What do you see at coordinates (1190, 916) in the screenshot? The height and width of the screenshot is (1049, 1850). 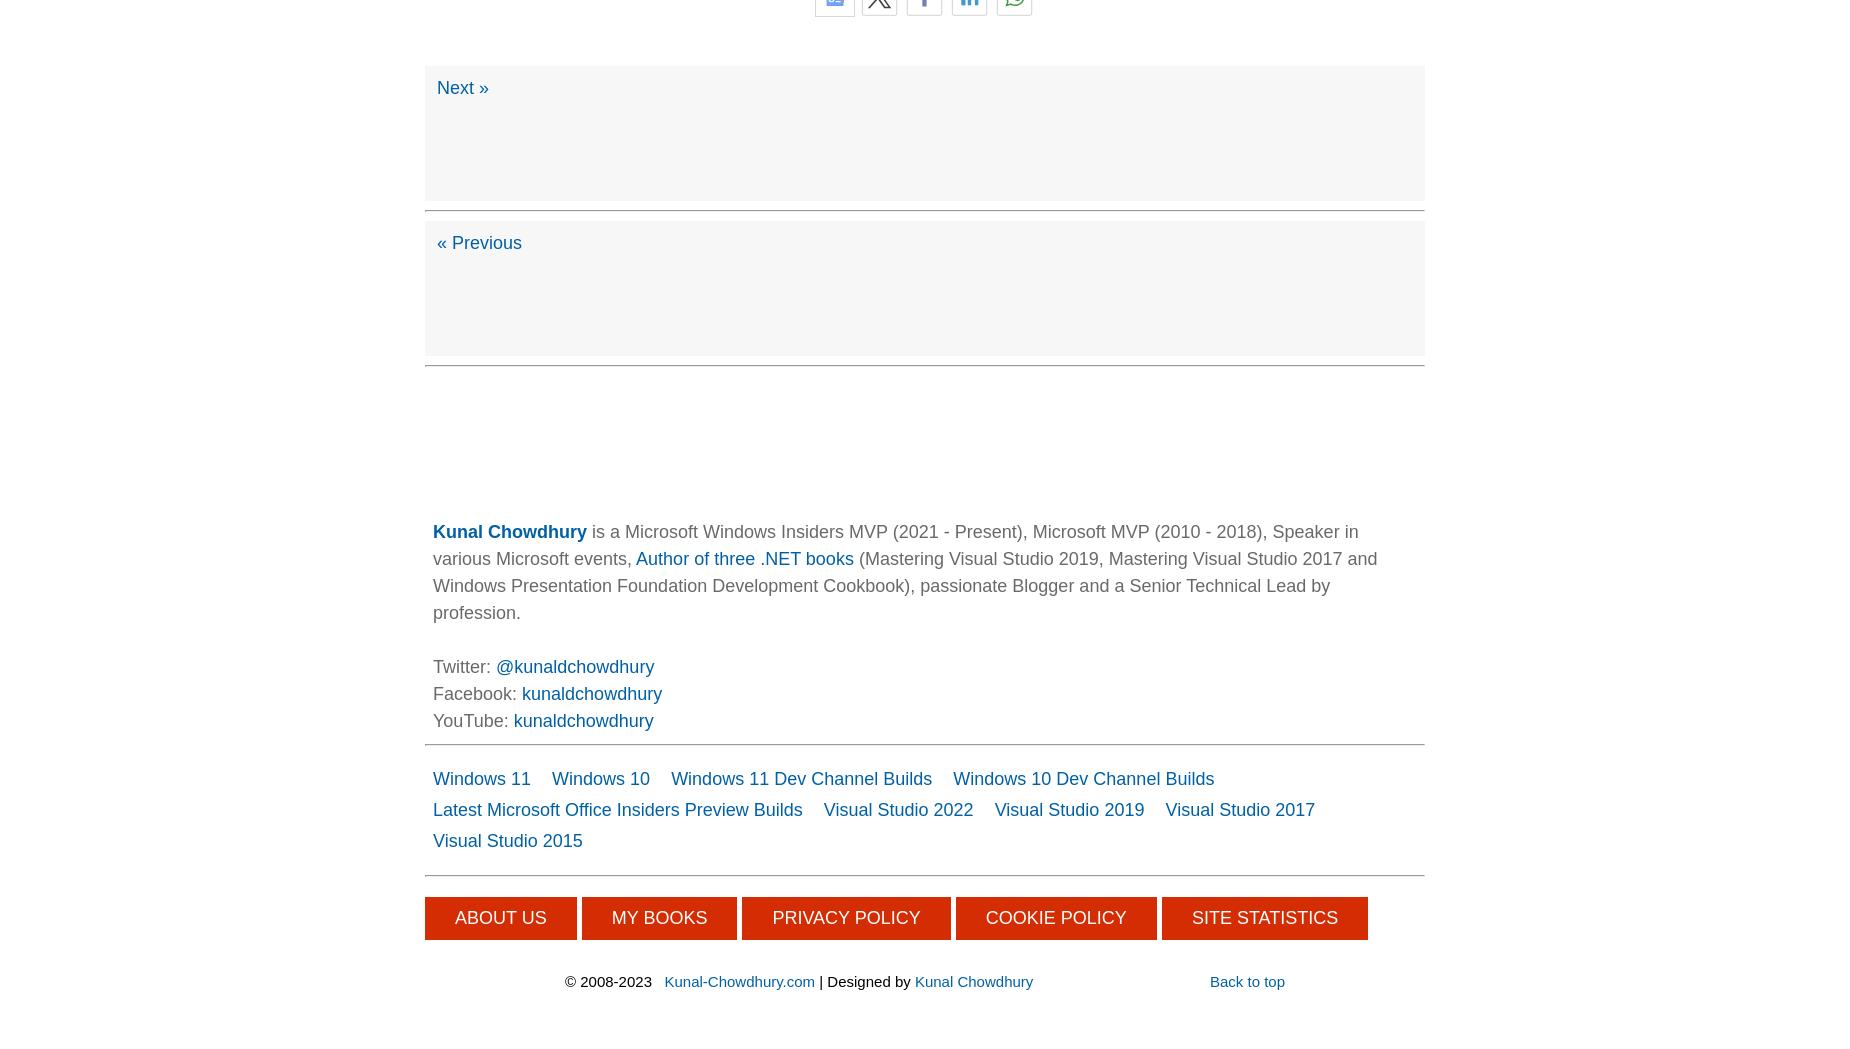 I see `'SITE STATISTICS'` at bounding box center [1190, 916].